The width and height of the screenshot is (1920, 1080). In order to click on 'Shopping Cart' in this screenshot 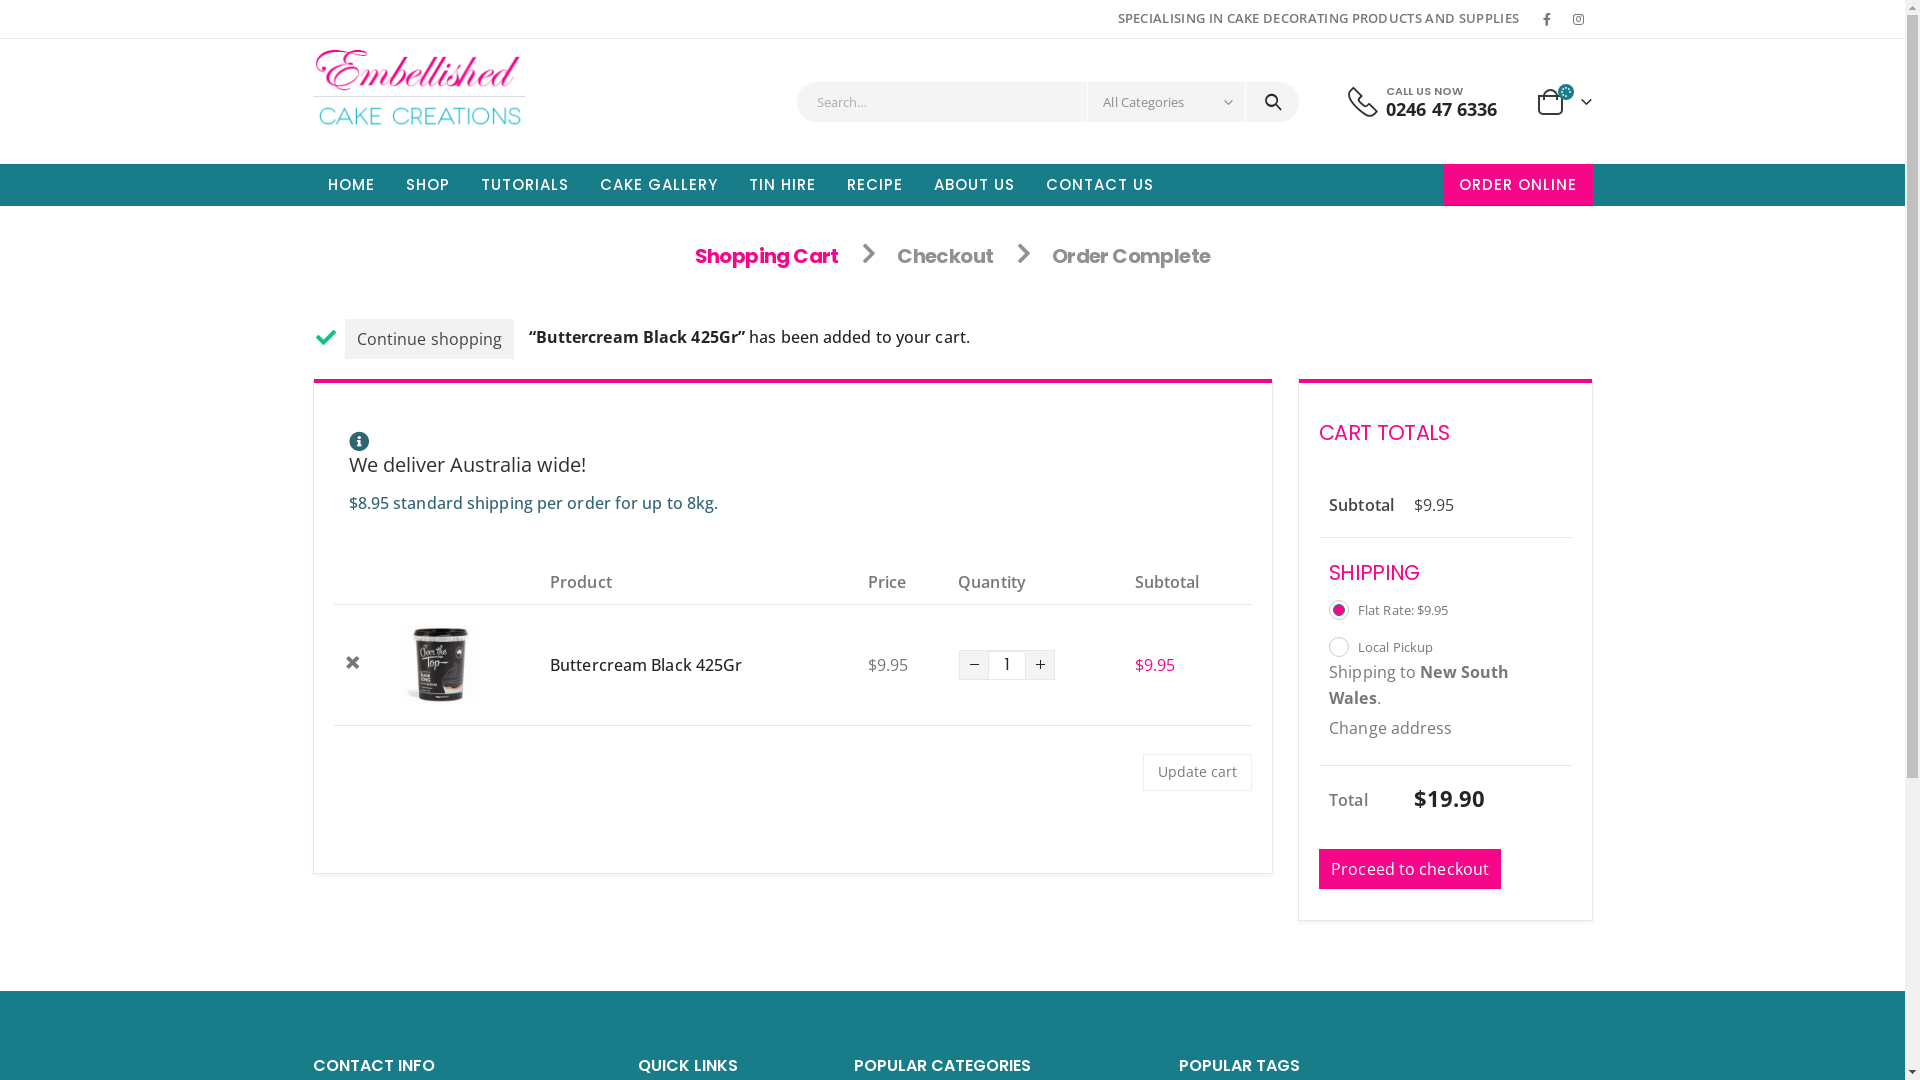, I will do `click(766, 254)`.